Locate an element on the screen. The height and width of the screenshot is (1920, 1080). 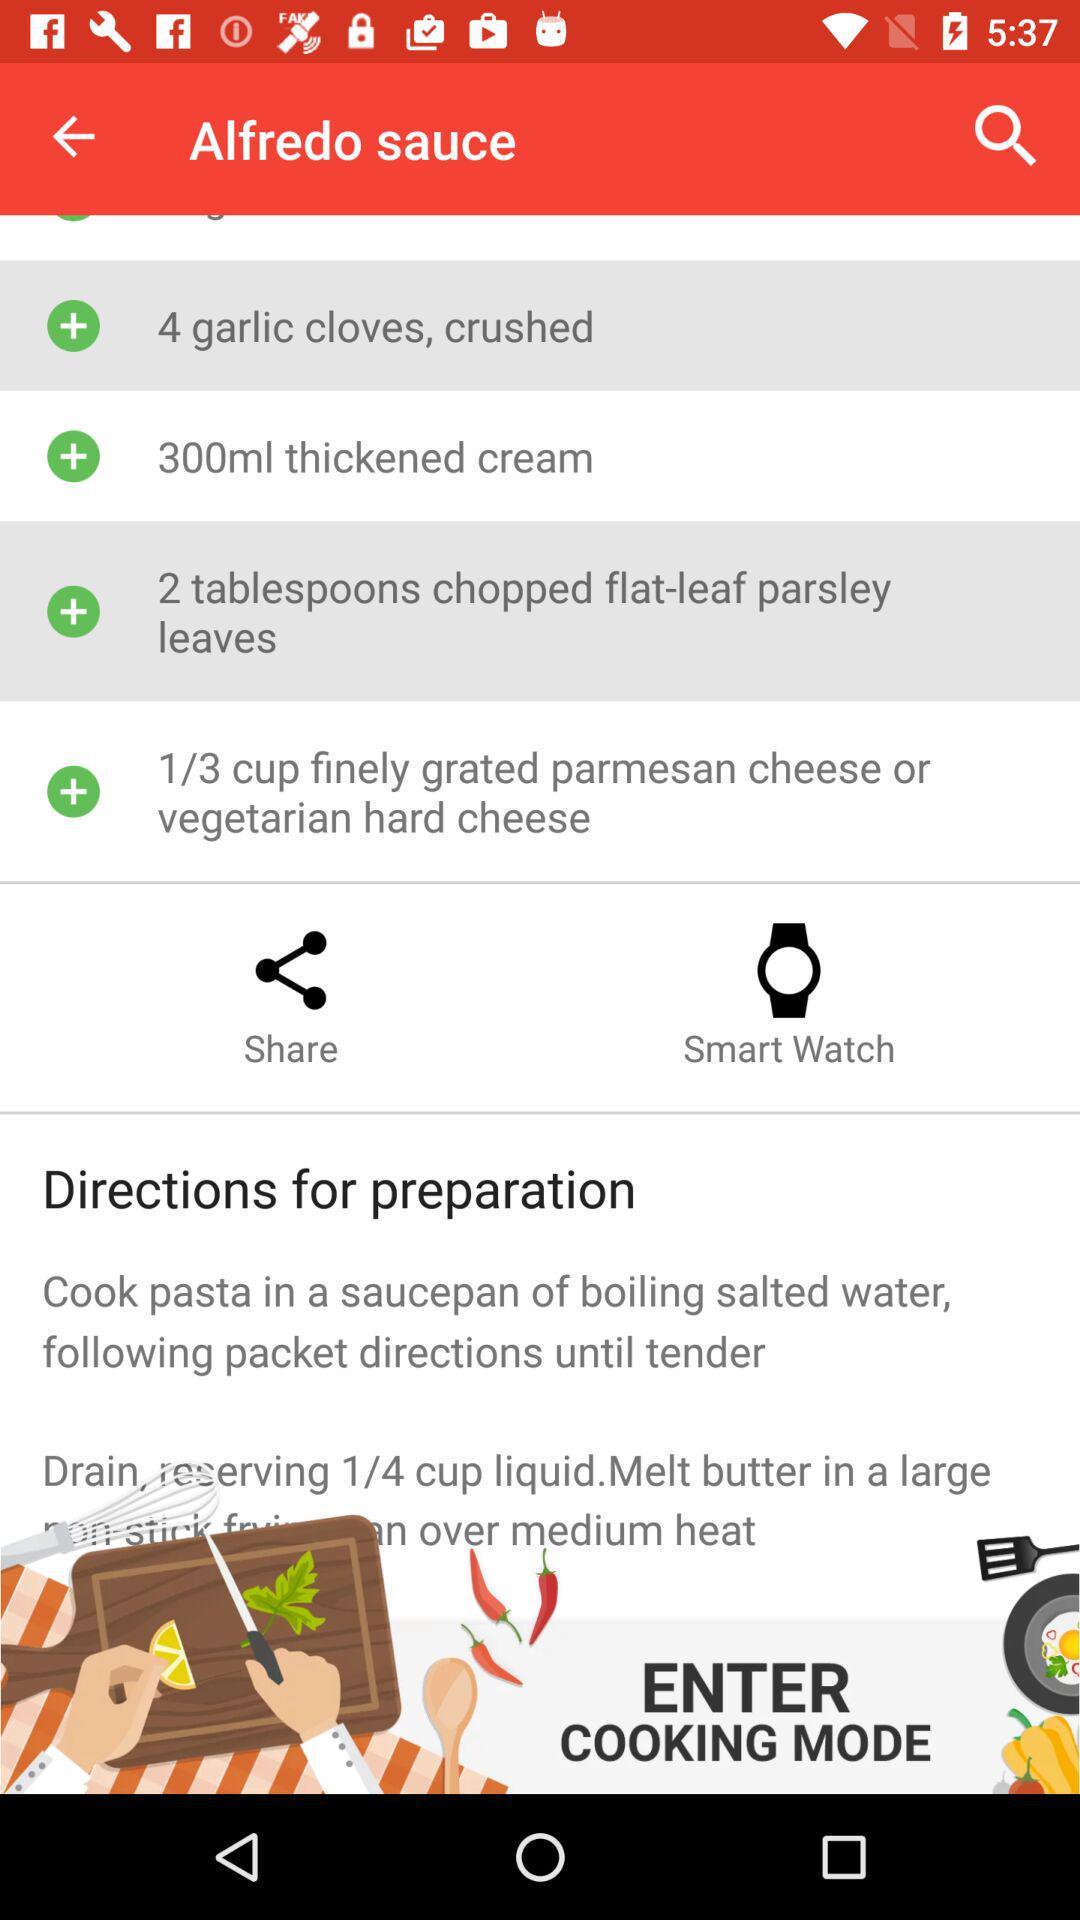
the icon at the top right corner is located at coordinates (1006, 135).